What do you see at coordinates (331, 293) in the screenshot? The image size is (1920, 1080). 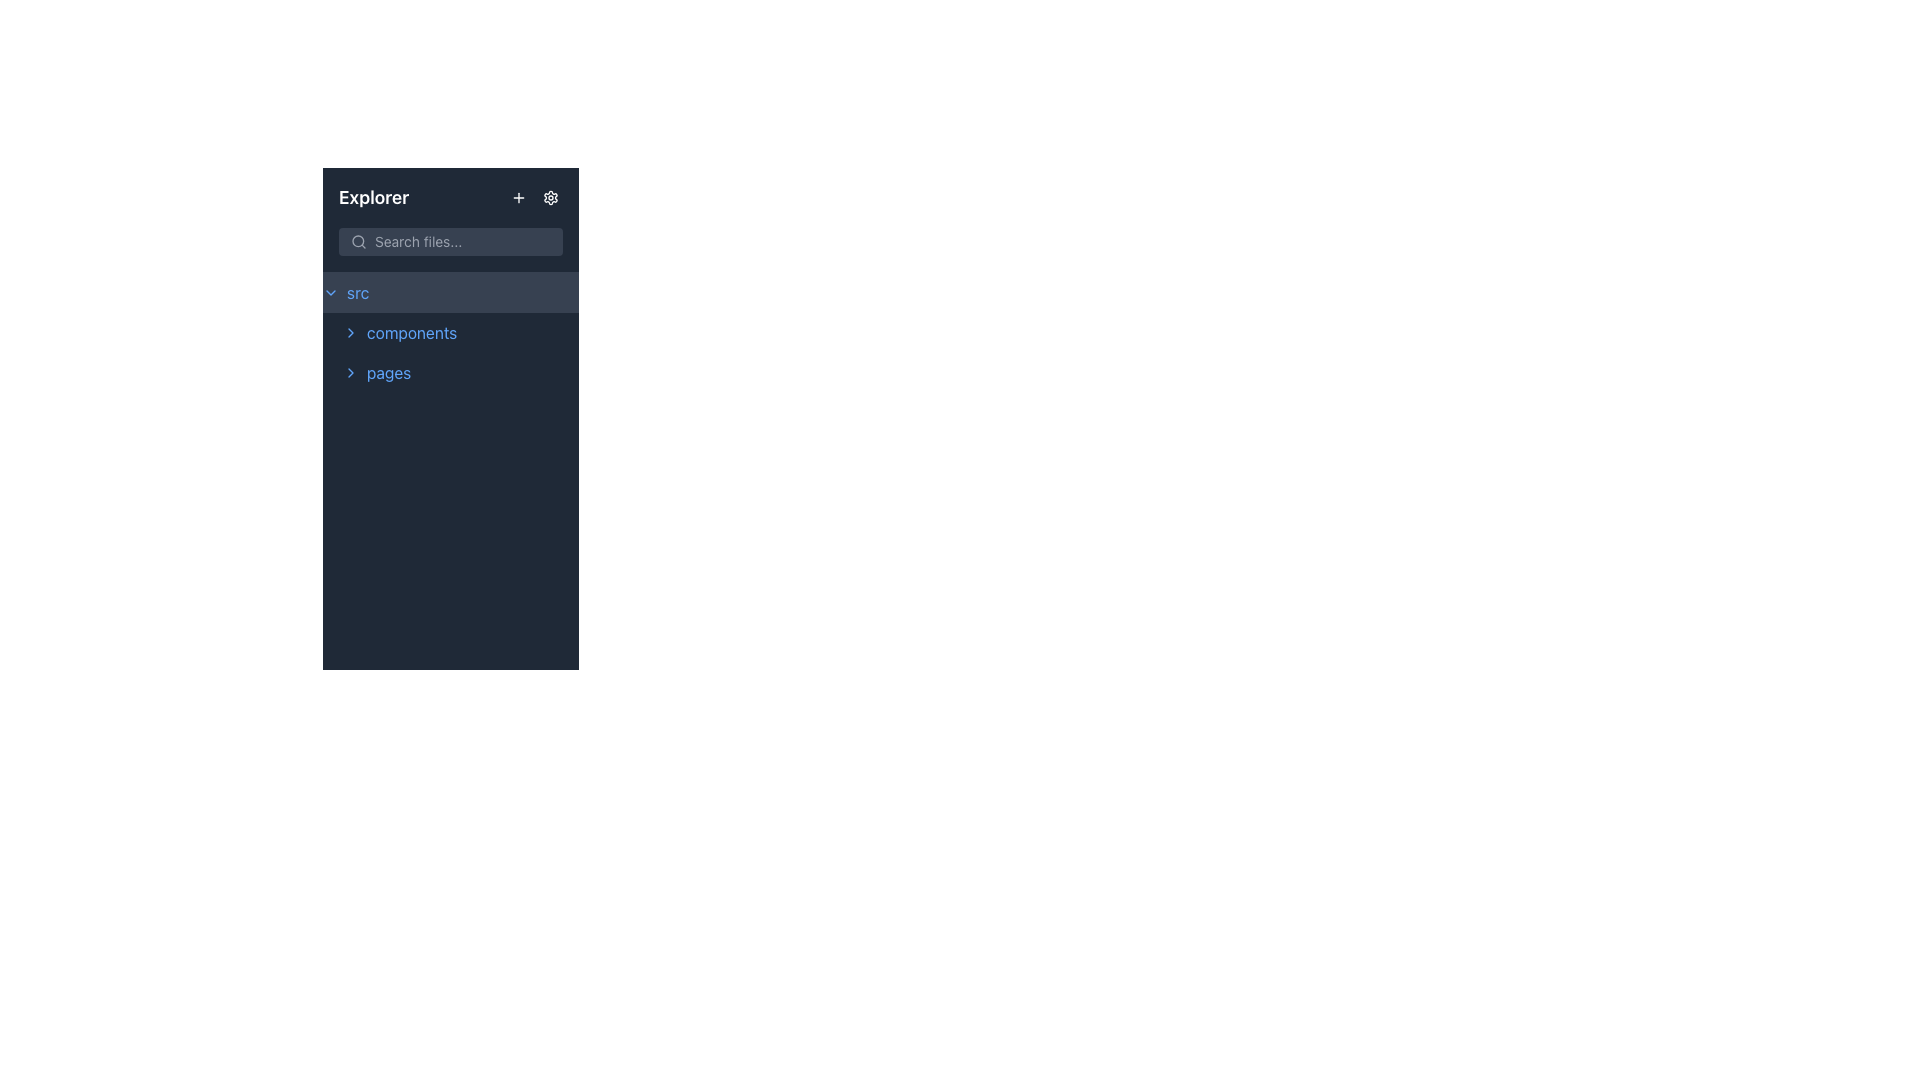 I see `the chevron-down icon located to the left of the 'src' label` at bounding box center [331, 293].